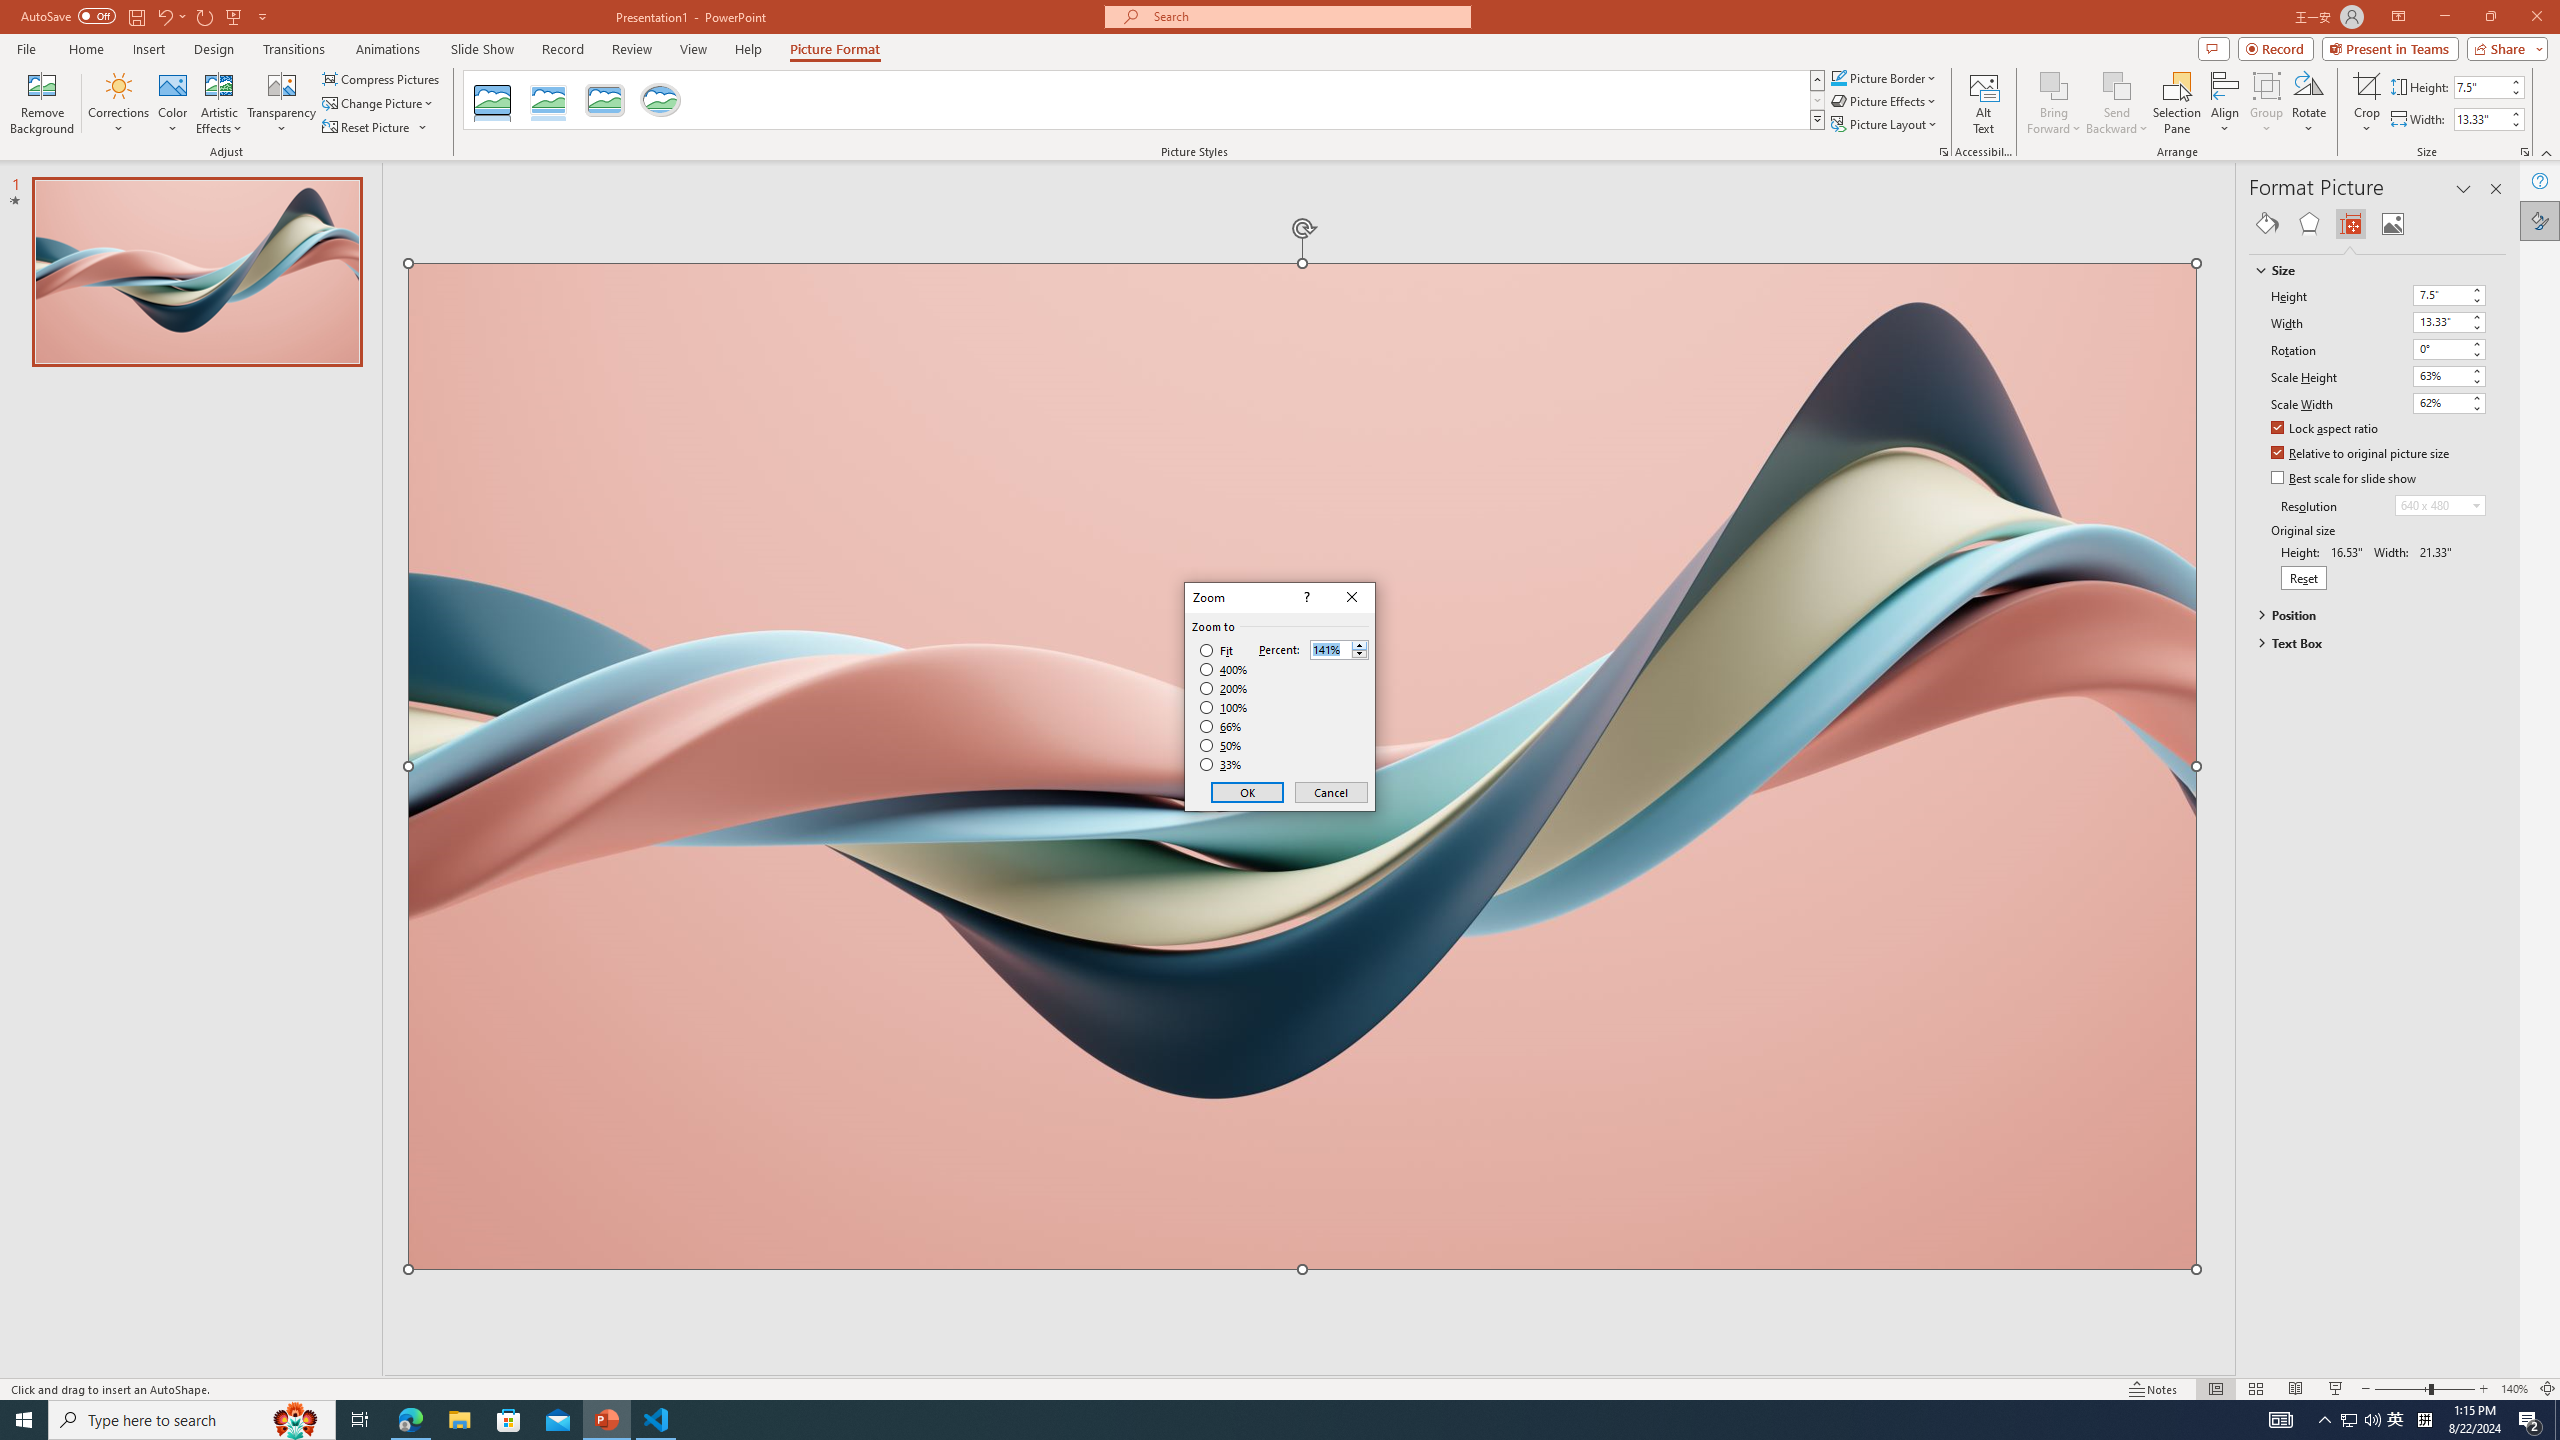 The image size is (2560, 1440). What do you see at coordinates (2054, 84) in the screenshot?
I see `'Bring Forward'` at bounding box center [2054, 84].